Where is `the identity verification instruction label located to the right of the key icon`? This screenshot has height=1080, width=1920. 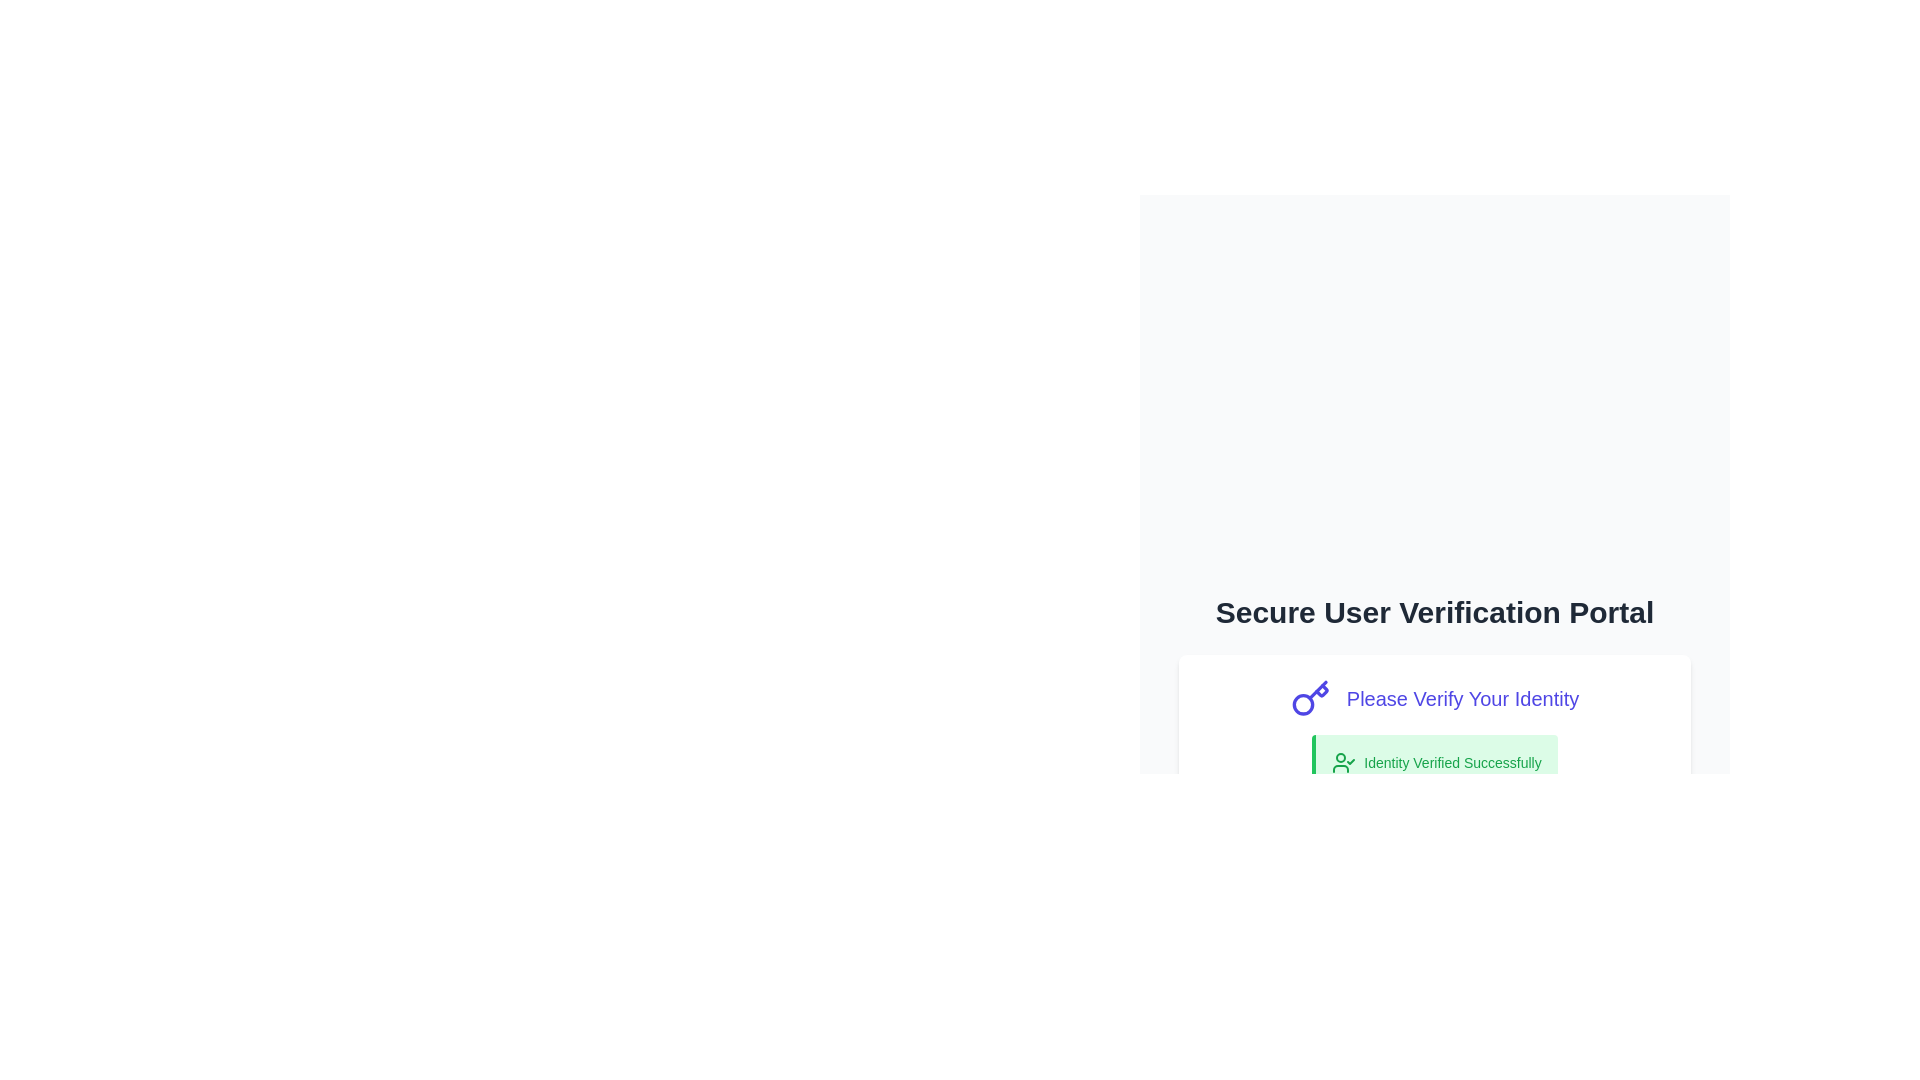
the identity verification instruction label located to the right of the key icon is located at coordinates (1463, 697).